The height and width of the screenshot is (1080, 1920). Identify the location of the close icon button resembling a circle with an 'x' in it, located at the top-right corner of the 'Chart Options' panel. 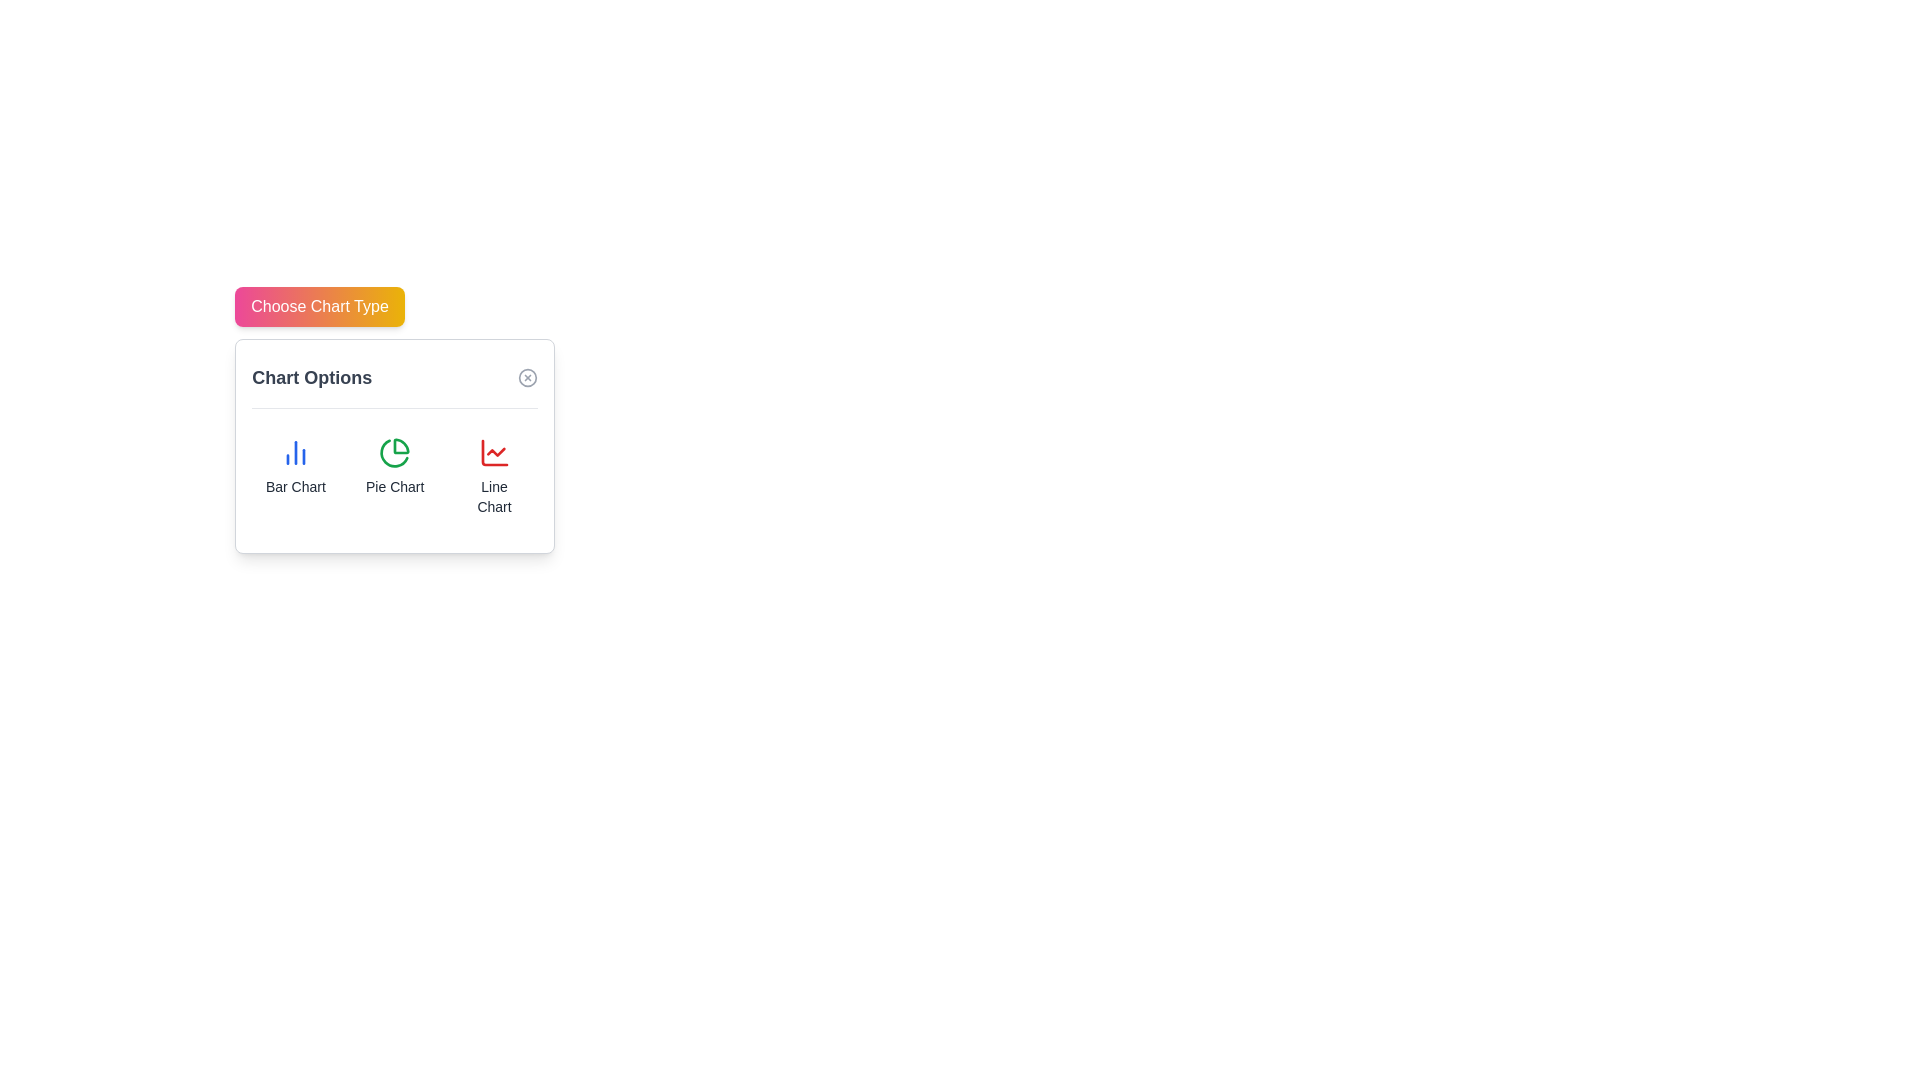
(528, 378).